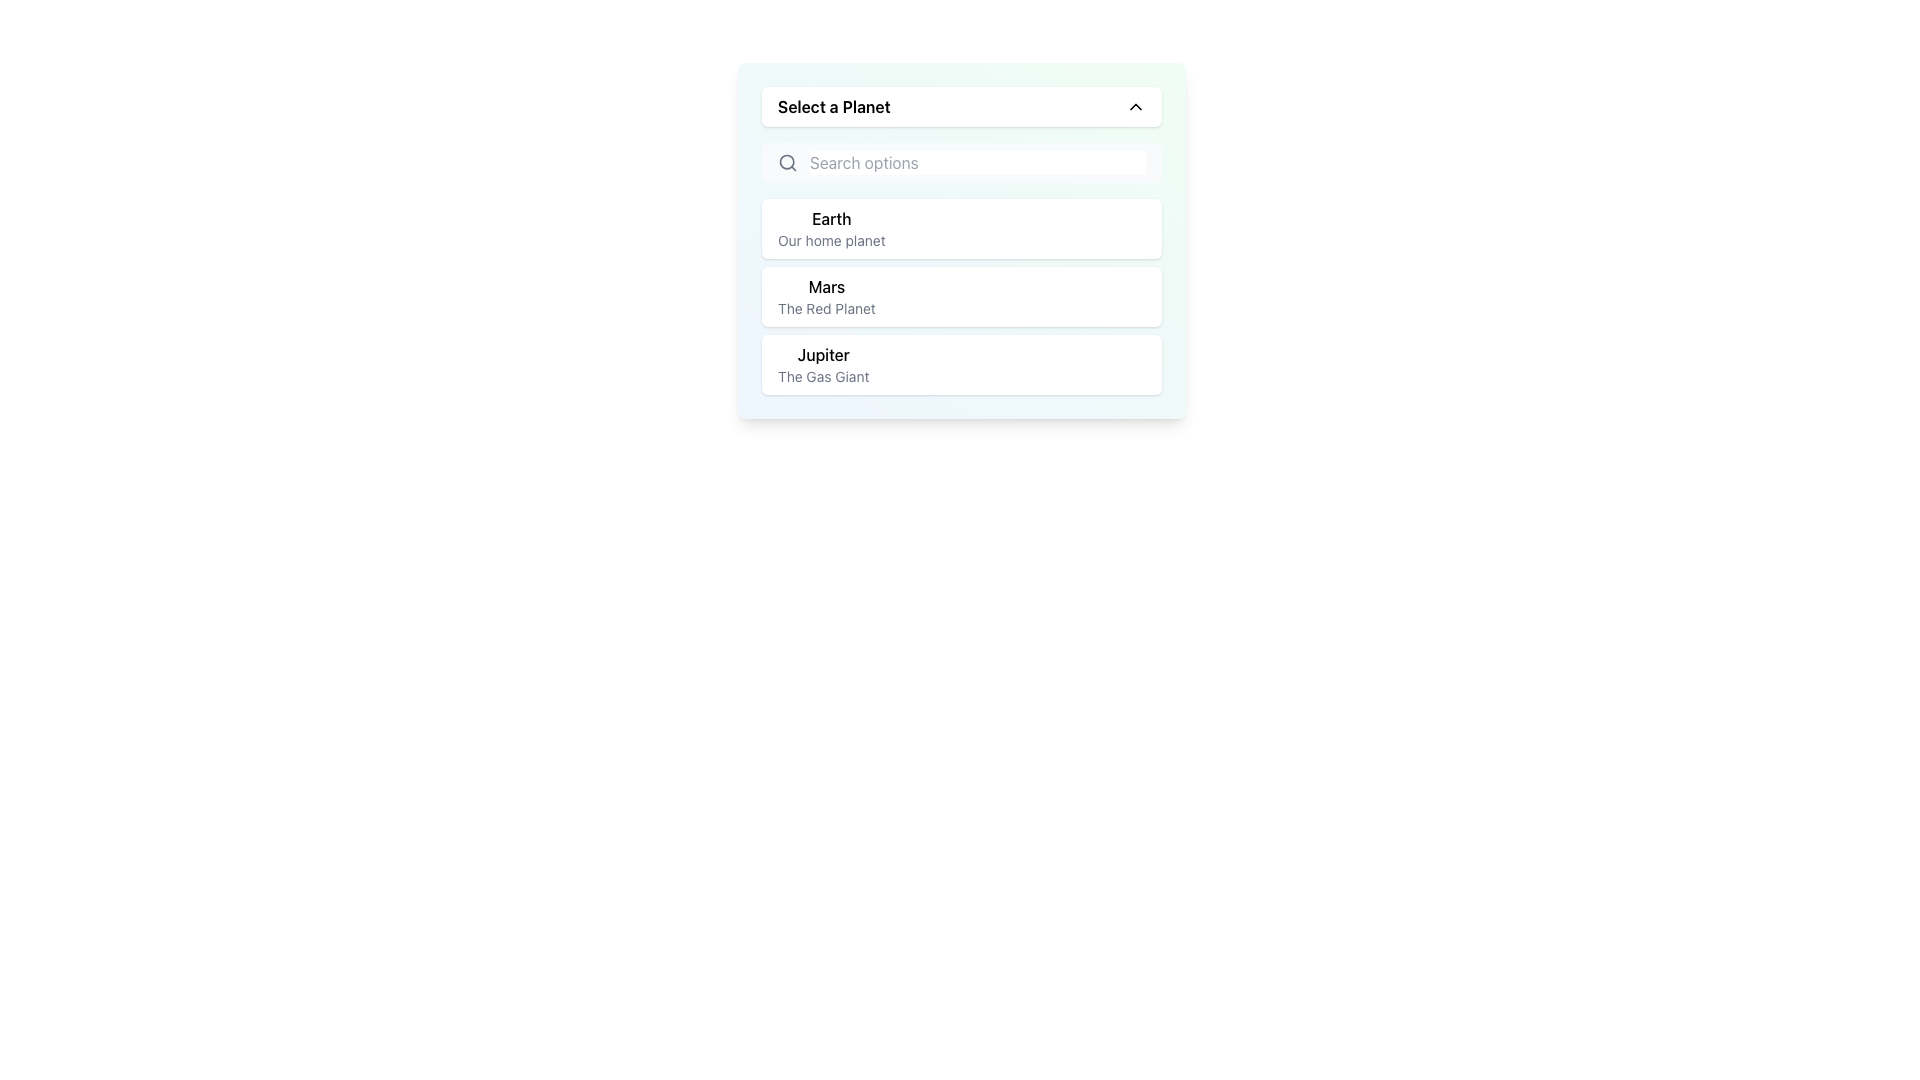 The height and width of the screenshot is (1080, 1920). I want to click on the selectable list item styled as a button representing the planet Mars, so click(961, 297).